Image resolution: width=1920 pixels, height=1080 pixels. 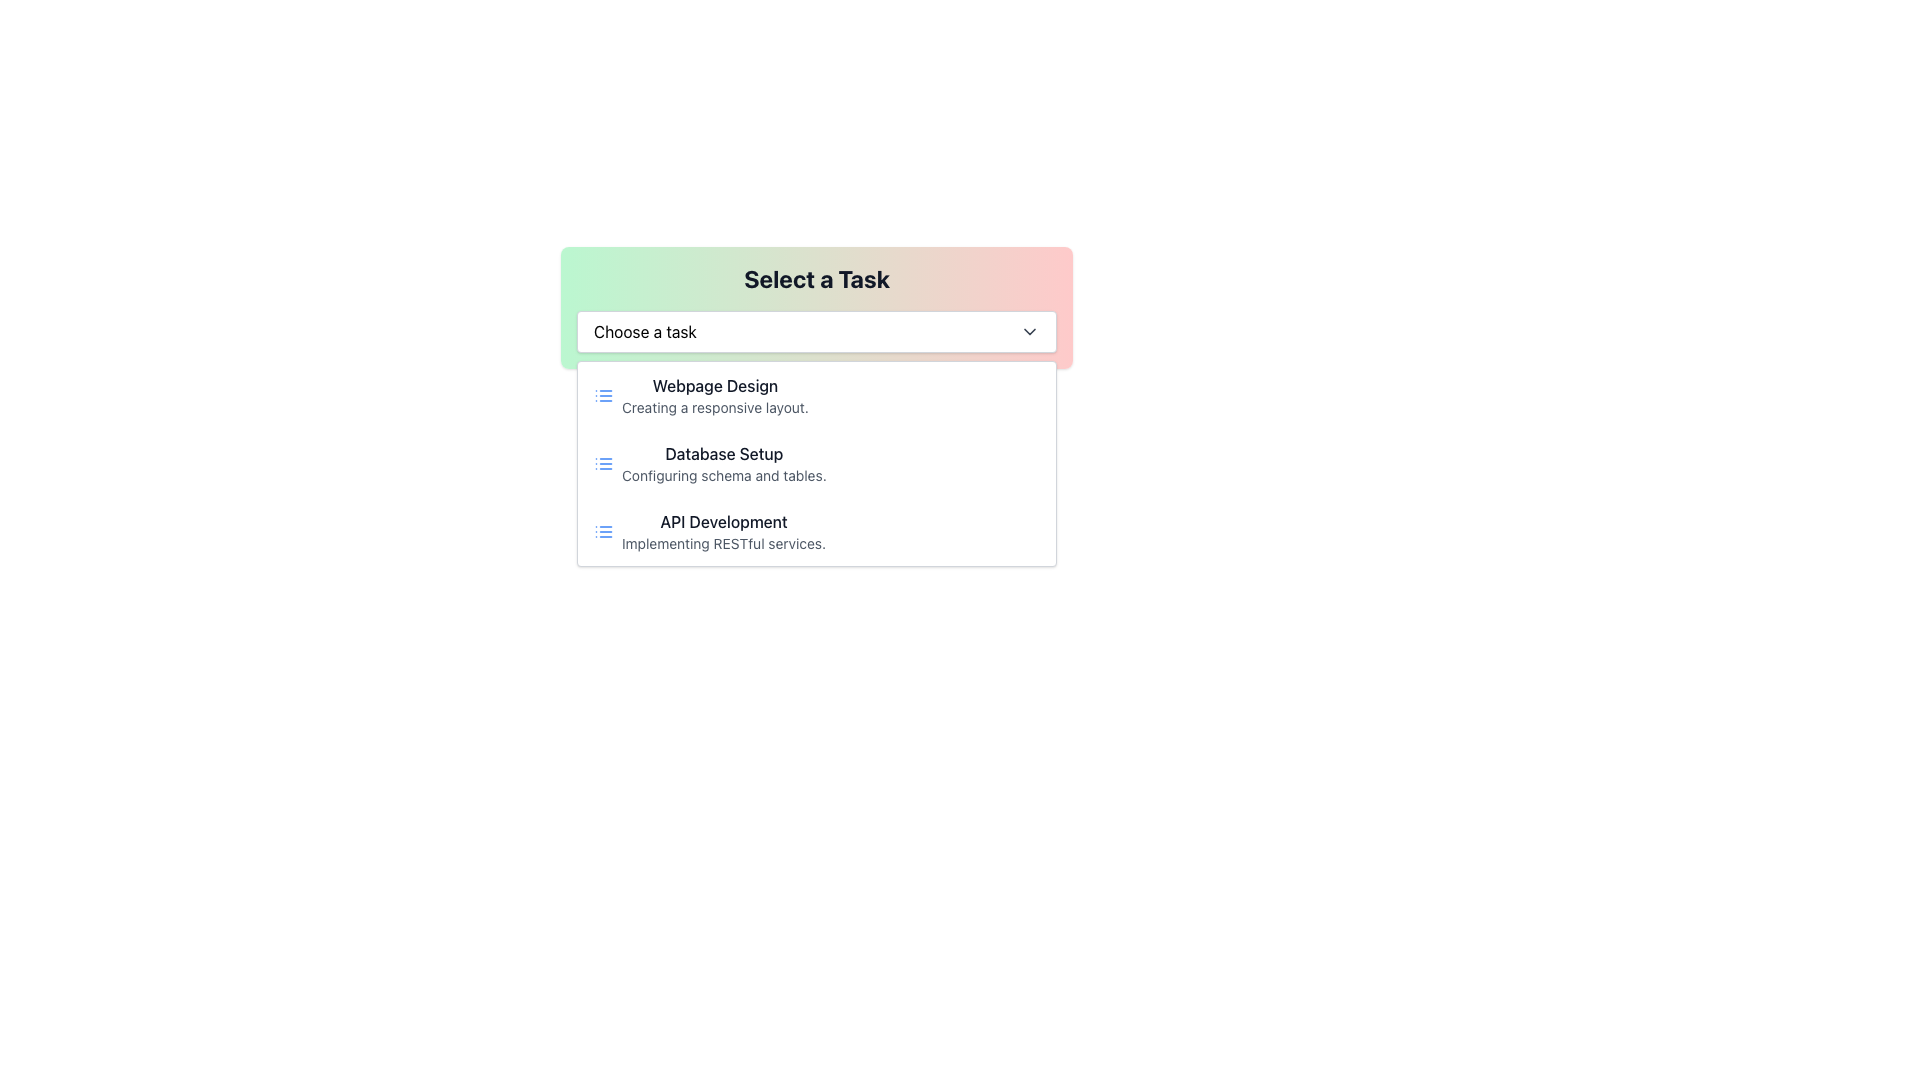 I want to click on the third item in the dropdown menu labeled 'Select a Task', so click(x=723, y=531).